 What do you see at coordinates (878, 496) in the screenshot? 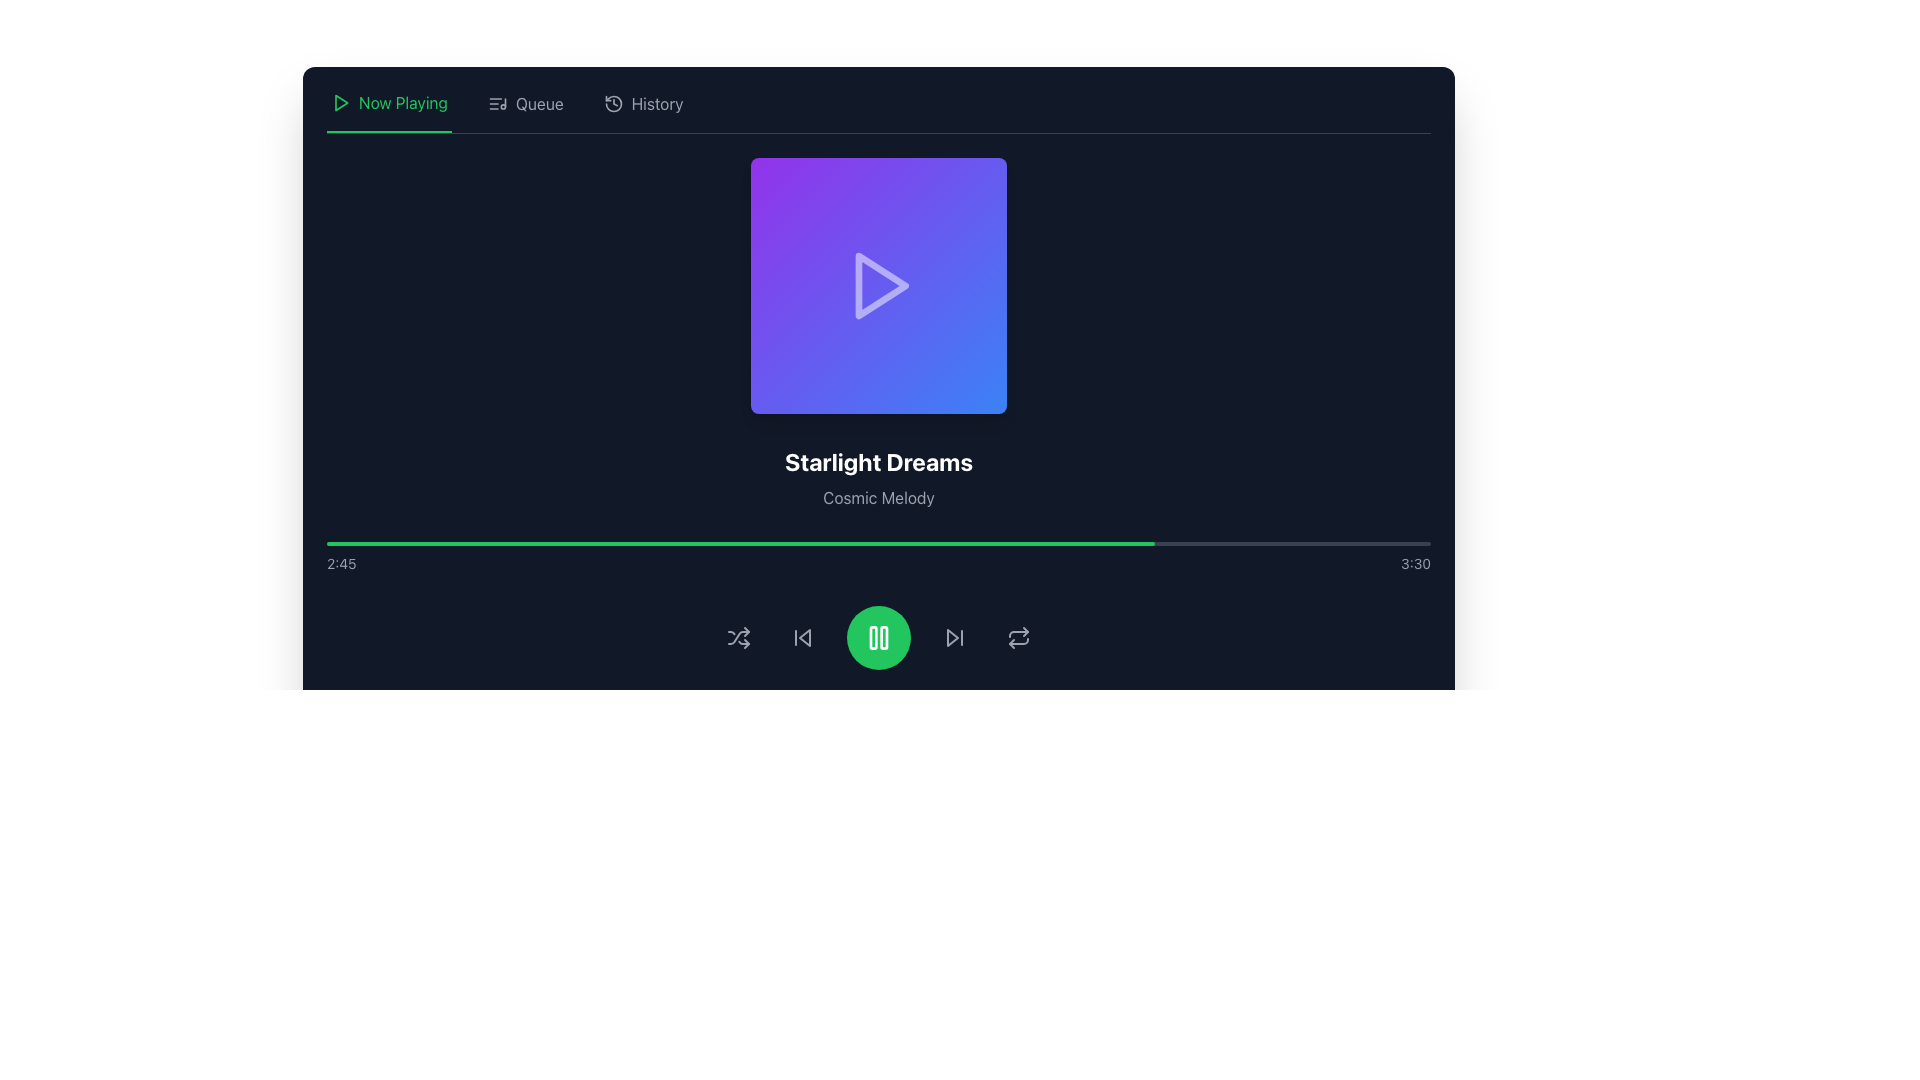
I see `the subtitle text label located below the main title 'Starlight Dreams' in the center of the interface` at bounding box center [878, 496].